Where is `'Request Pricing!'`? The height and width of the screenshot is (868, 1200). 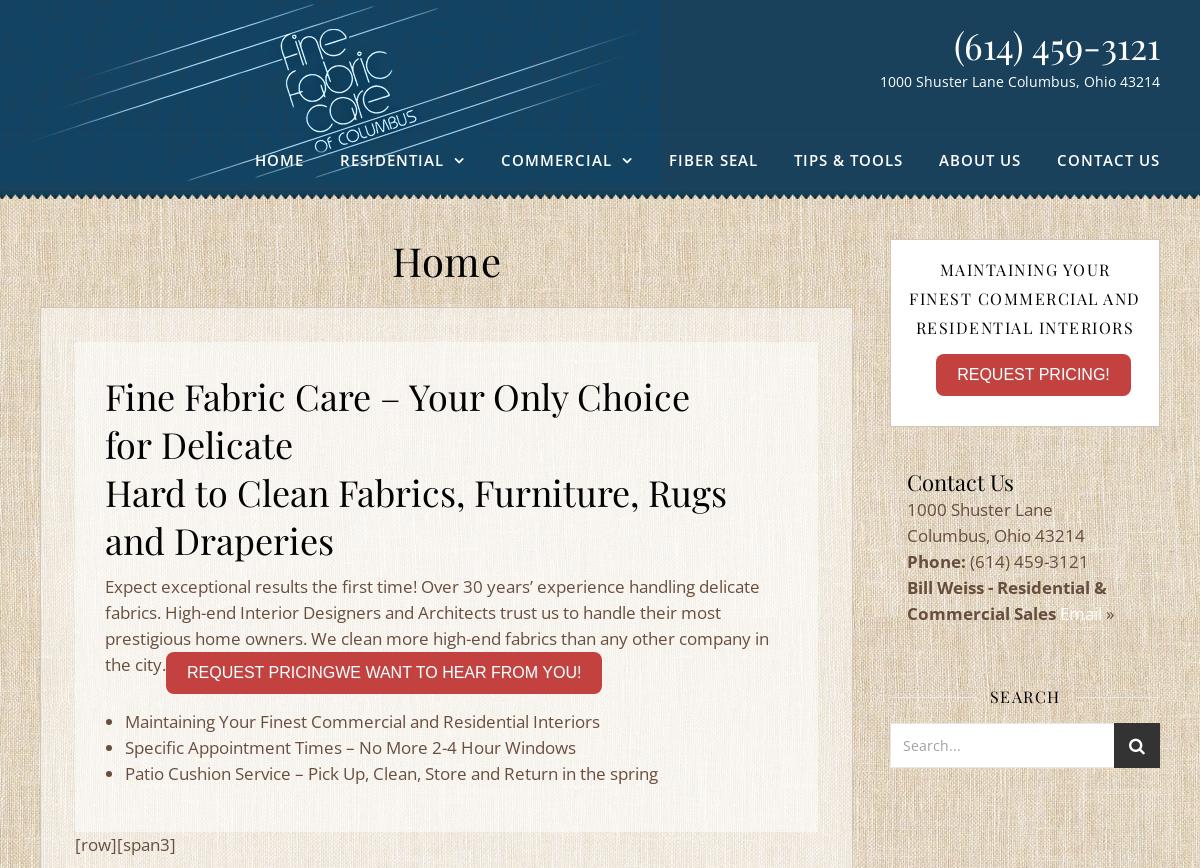 'Request Pricing!' is located at coordinates (1032, 374).